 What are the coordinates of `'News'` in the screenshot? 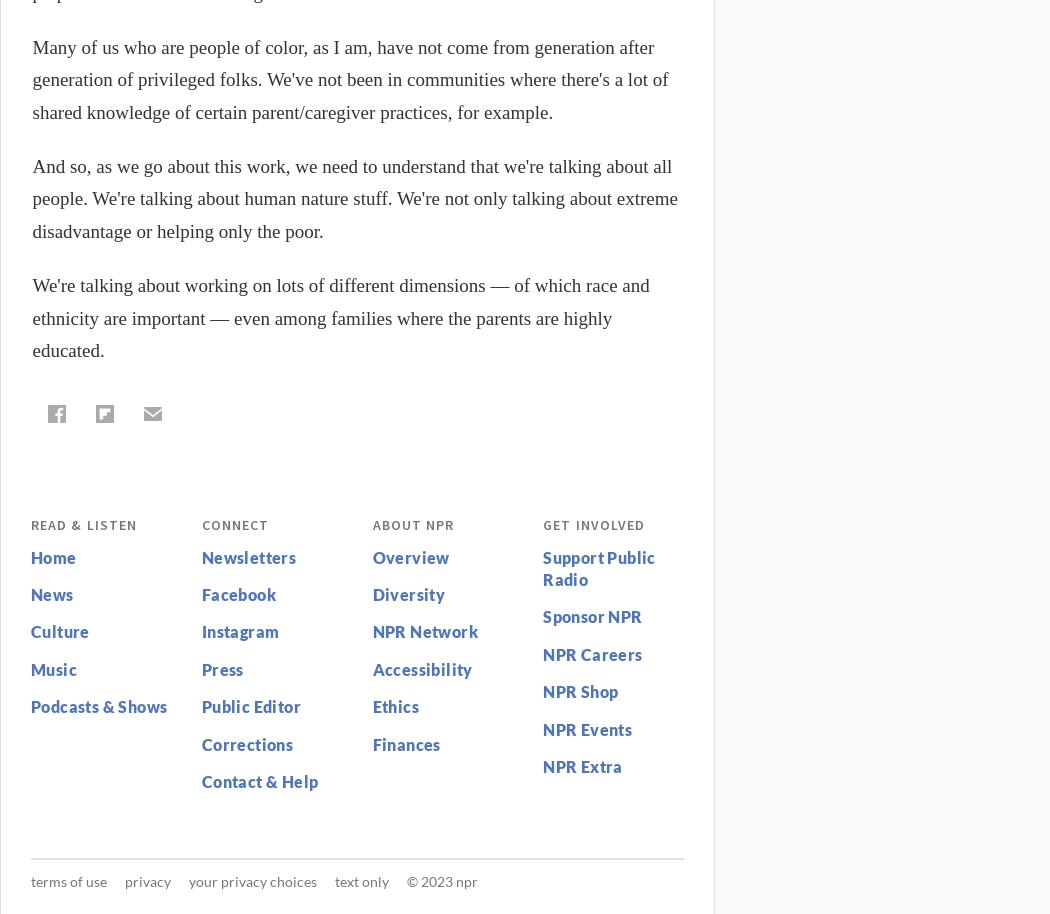 It's located at (50, 594).